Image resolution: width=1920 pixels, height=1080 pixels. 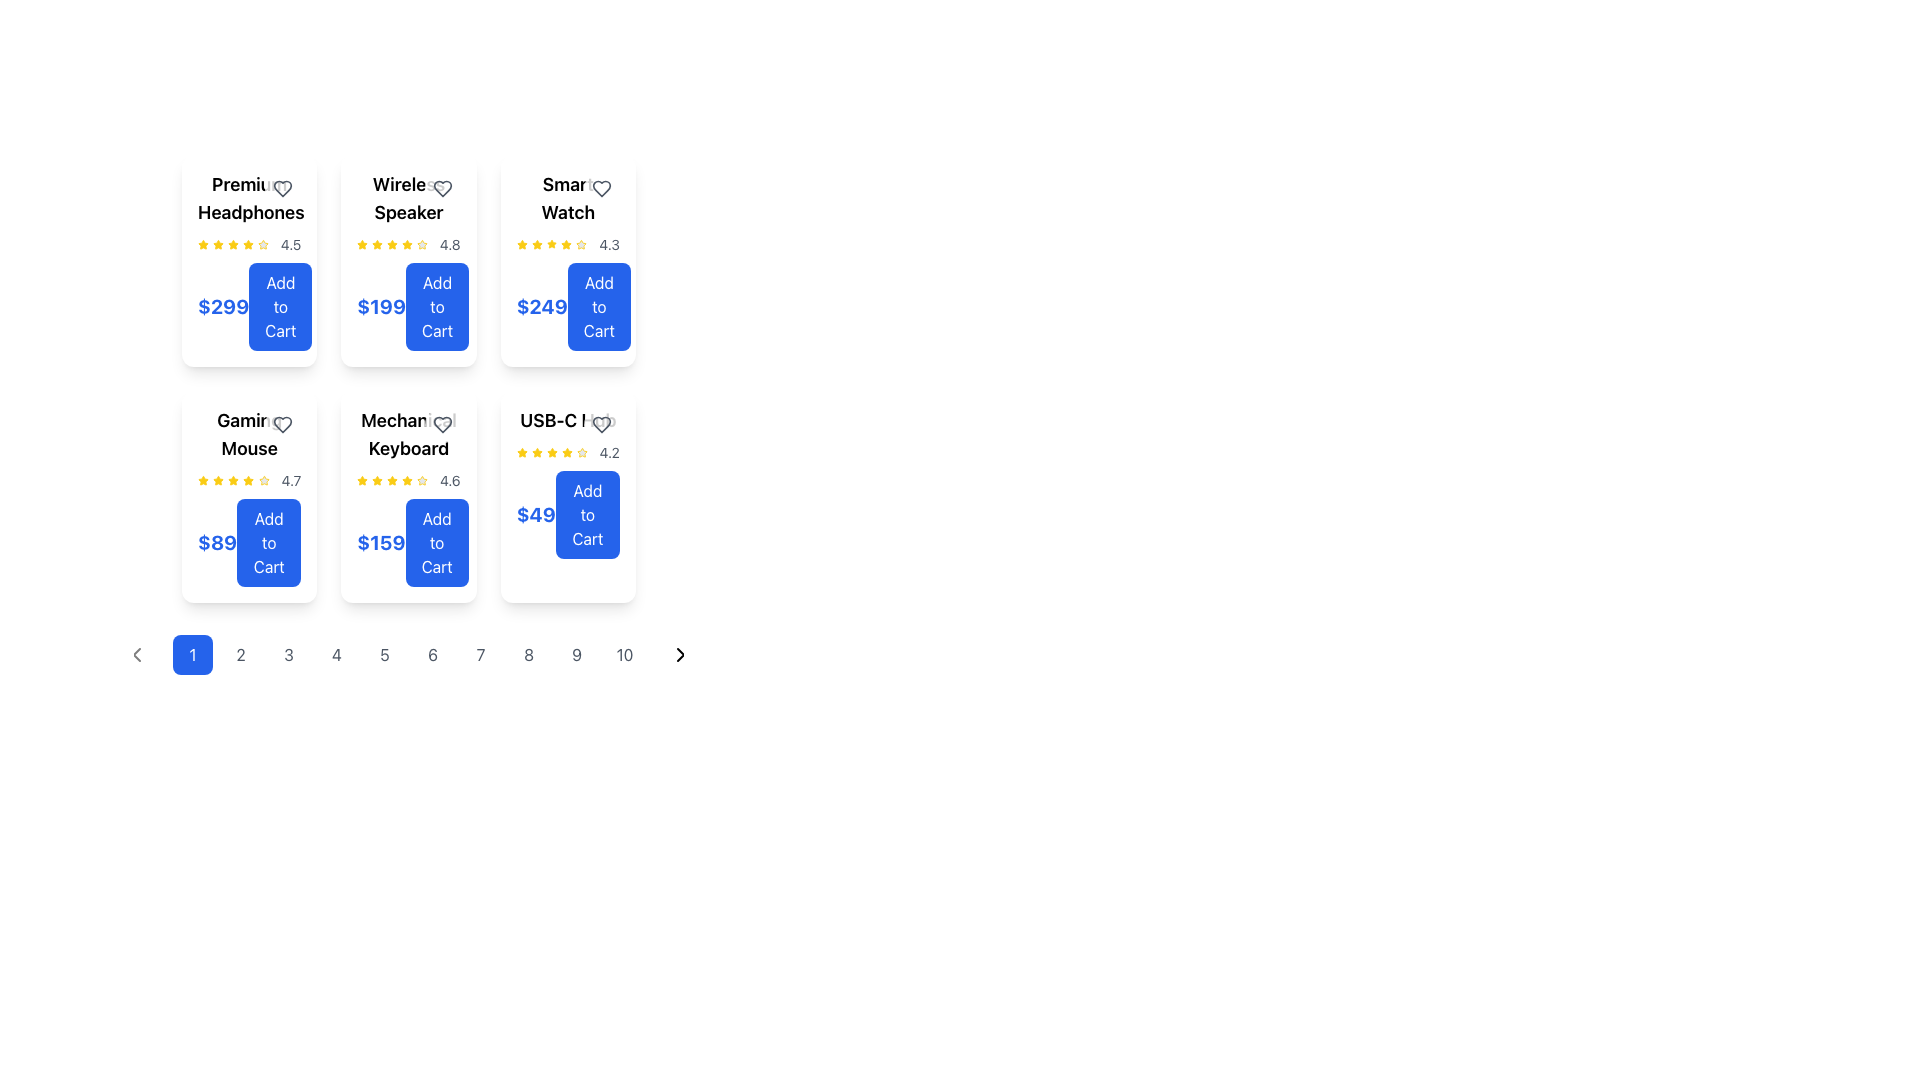 What do you see at coordinates (441, 189) in the screenshot?
I see `the gray heart icon button located in the top right of the 'Wireless Speaker' card to indicate its interactive nature` at bounding box center [441, 189].